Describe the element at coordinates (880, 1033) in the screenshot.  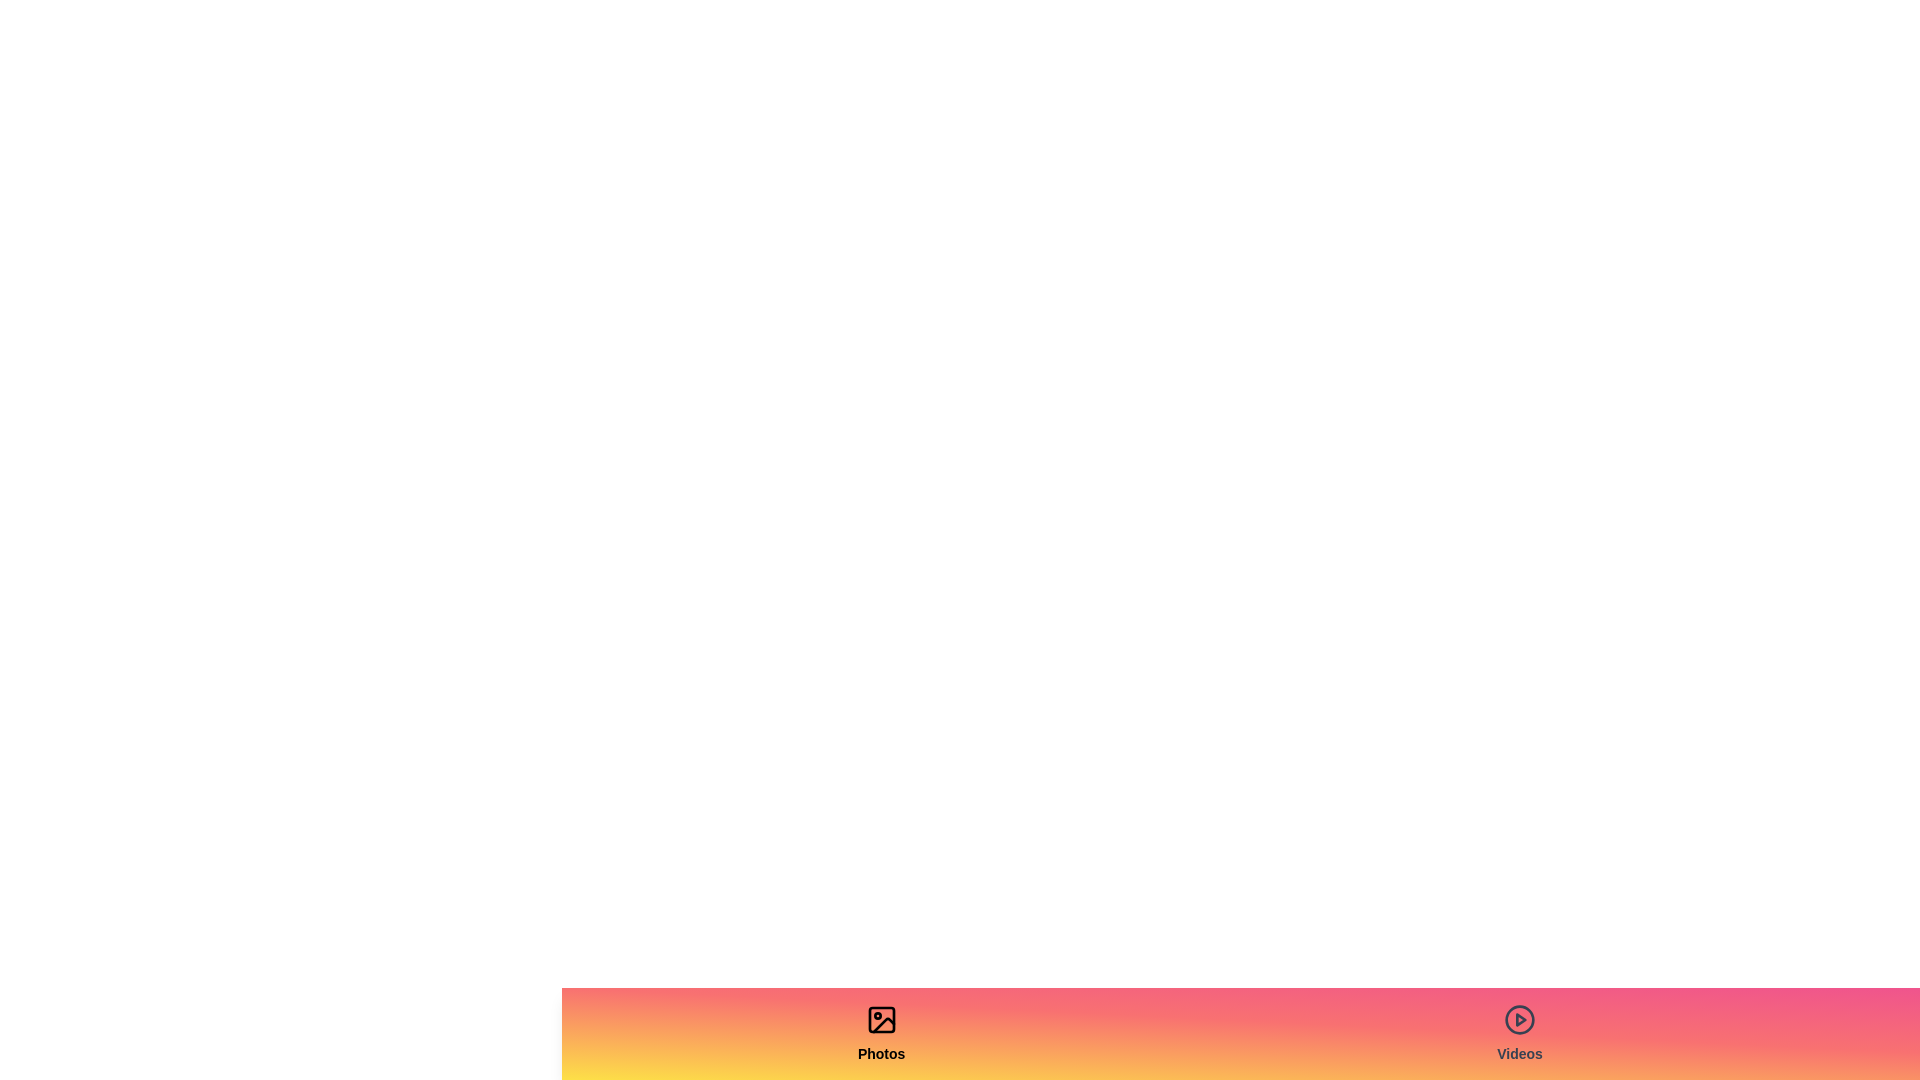
I see `the Photos tab by clicking its corresponding button` at that location.